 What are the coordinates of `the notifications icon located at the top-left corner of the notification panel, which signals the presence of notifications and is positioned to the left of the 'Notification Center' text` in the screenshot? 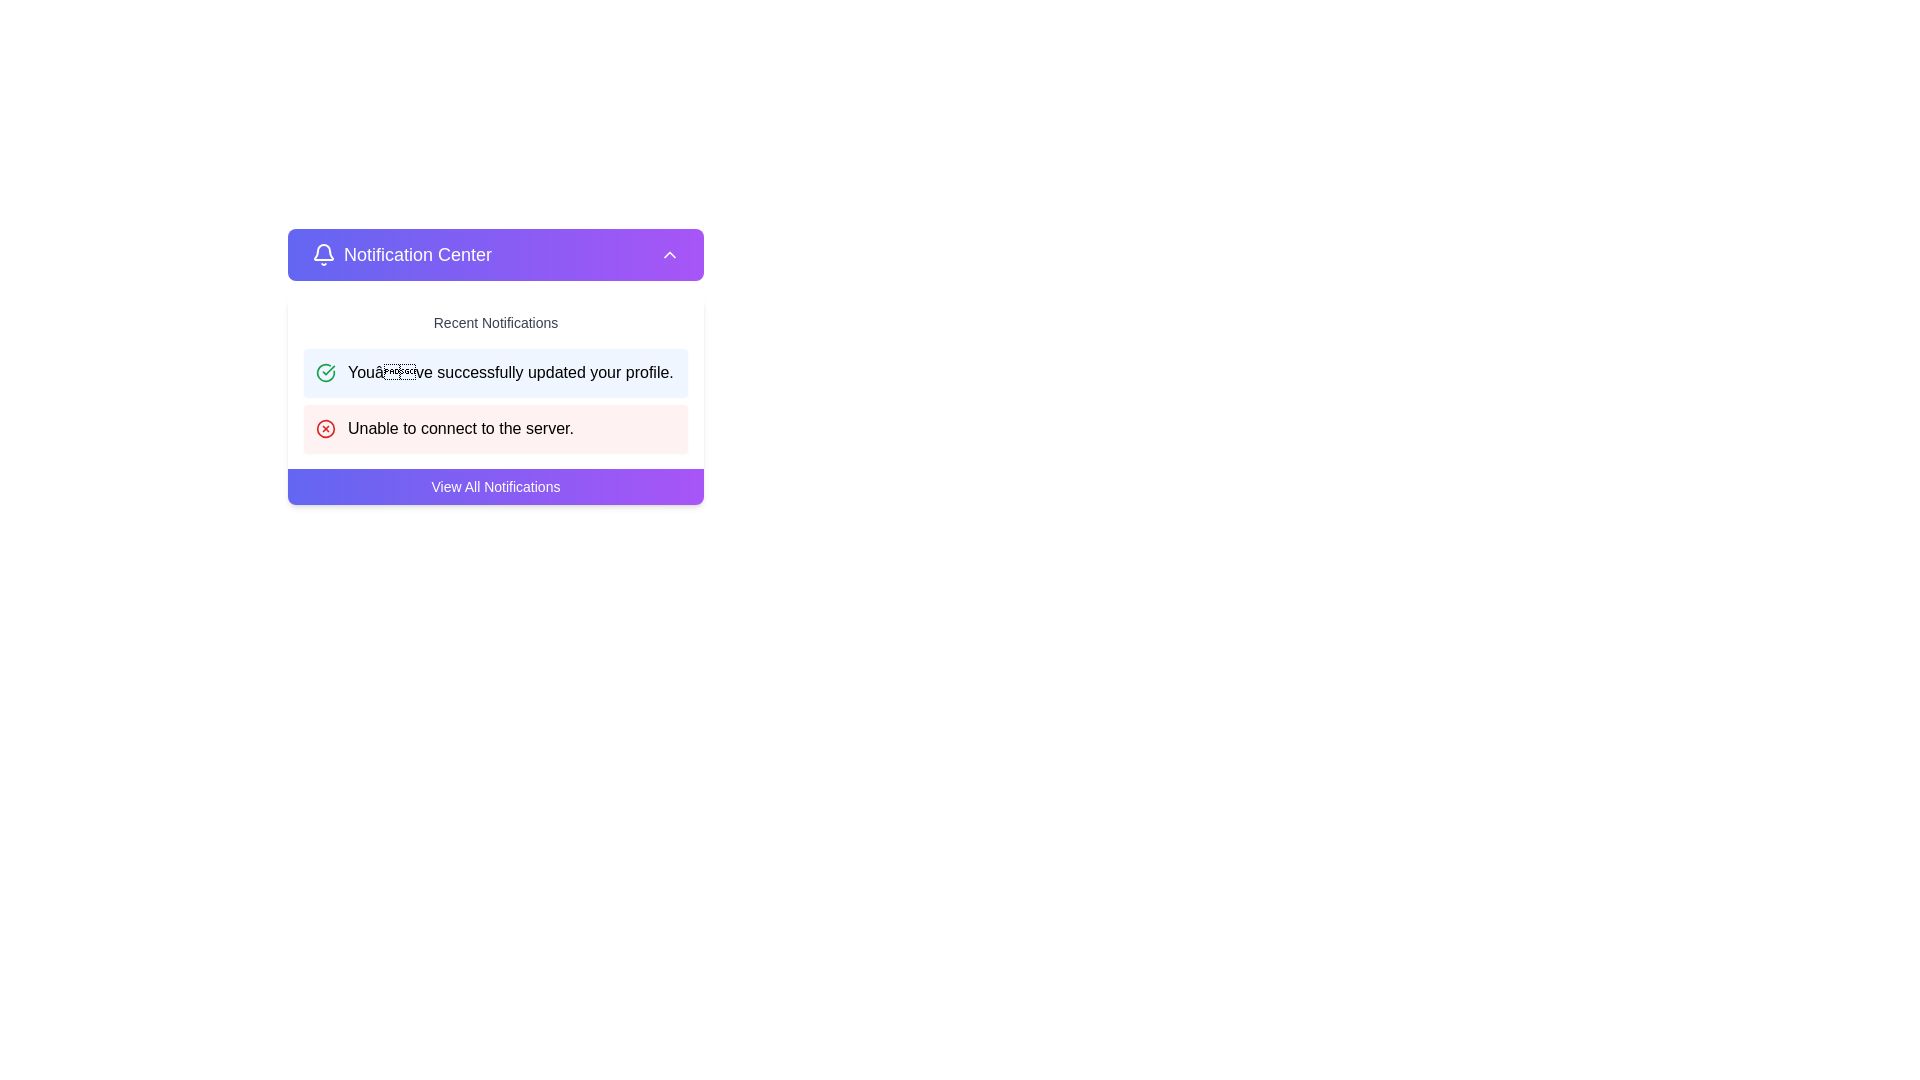 It's located at (324, 253).